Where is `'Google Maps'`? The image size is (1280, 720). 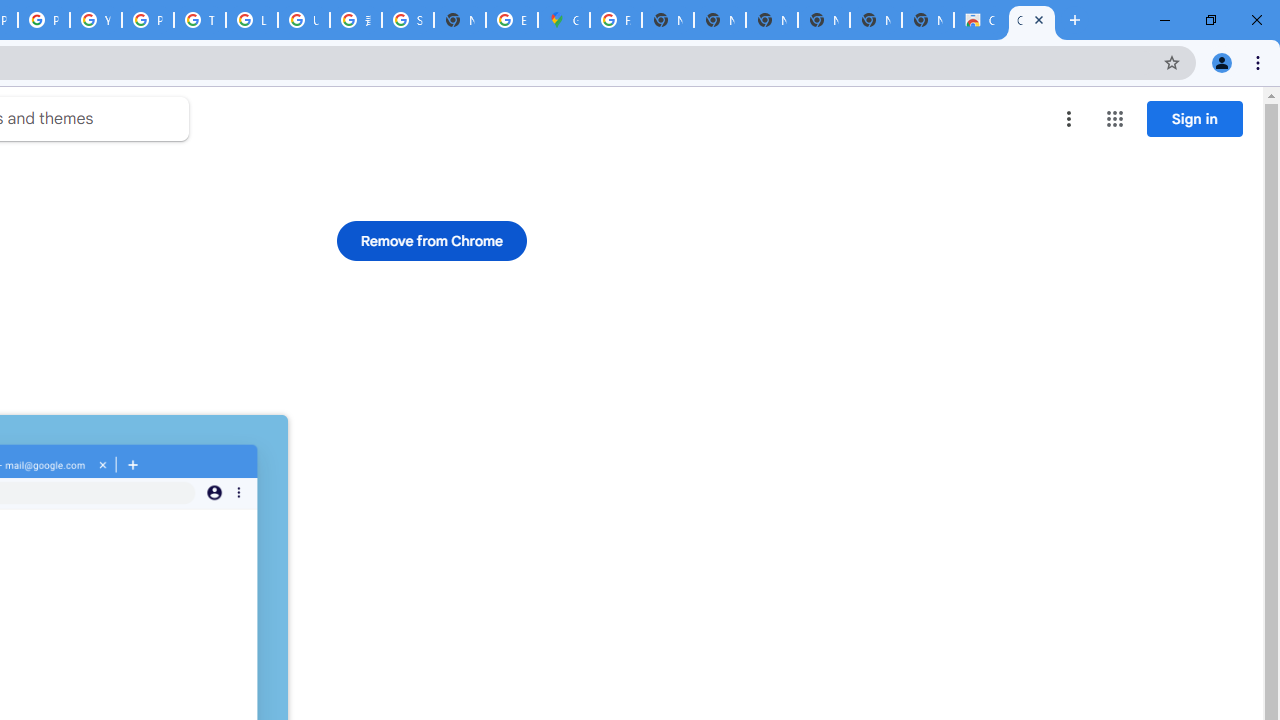 'Google Maps' is located at coordinates (562, 20).